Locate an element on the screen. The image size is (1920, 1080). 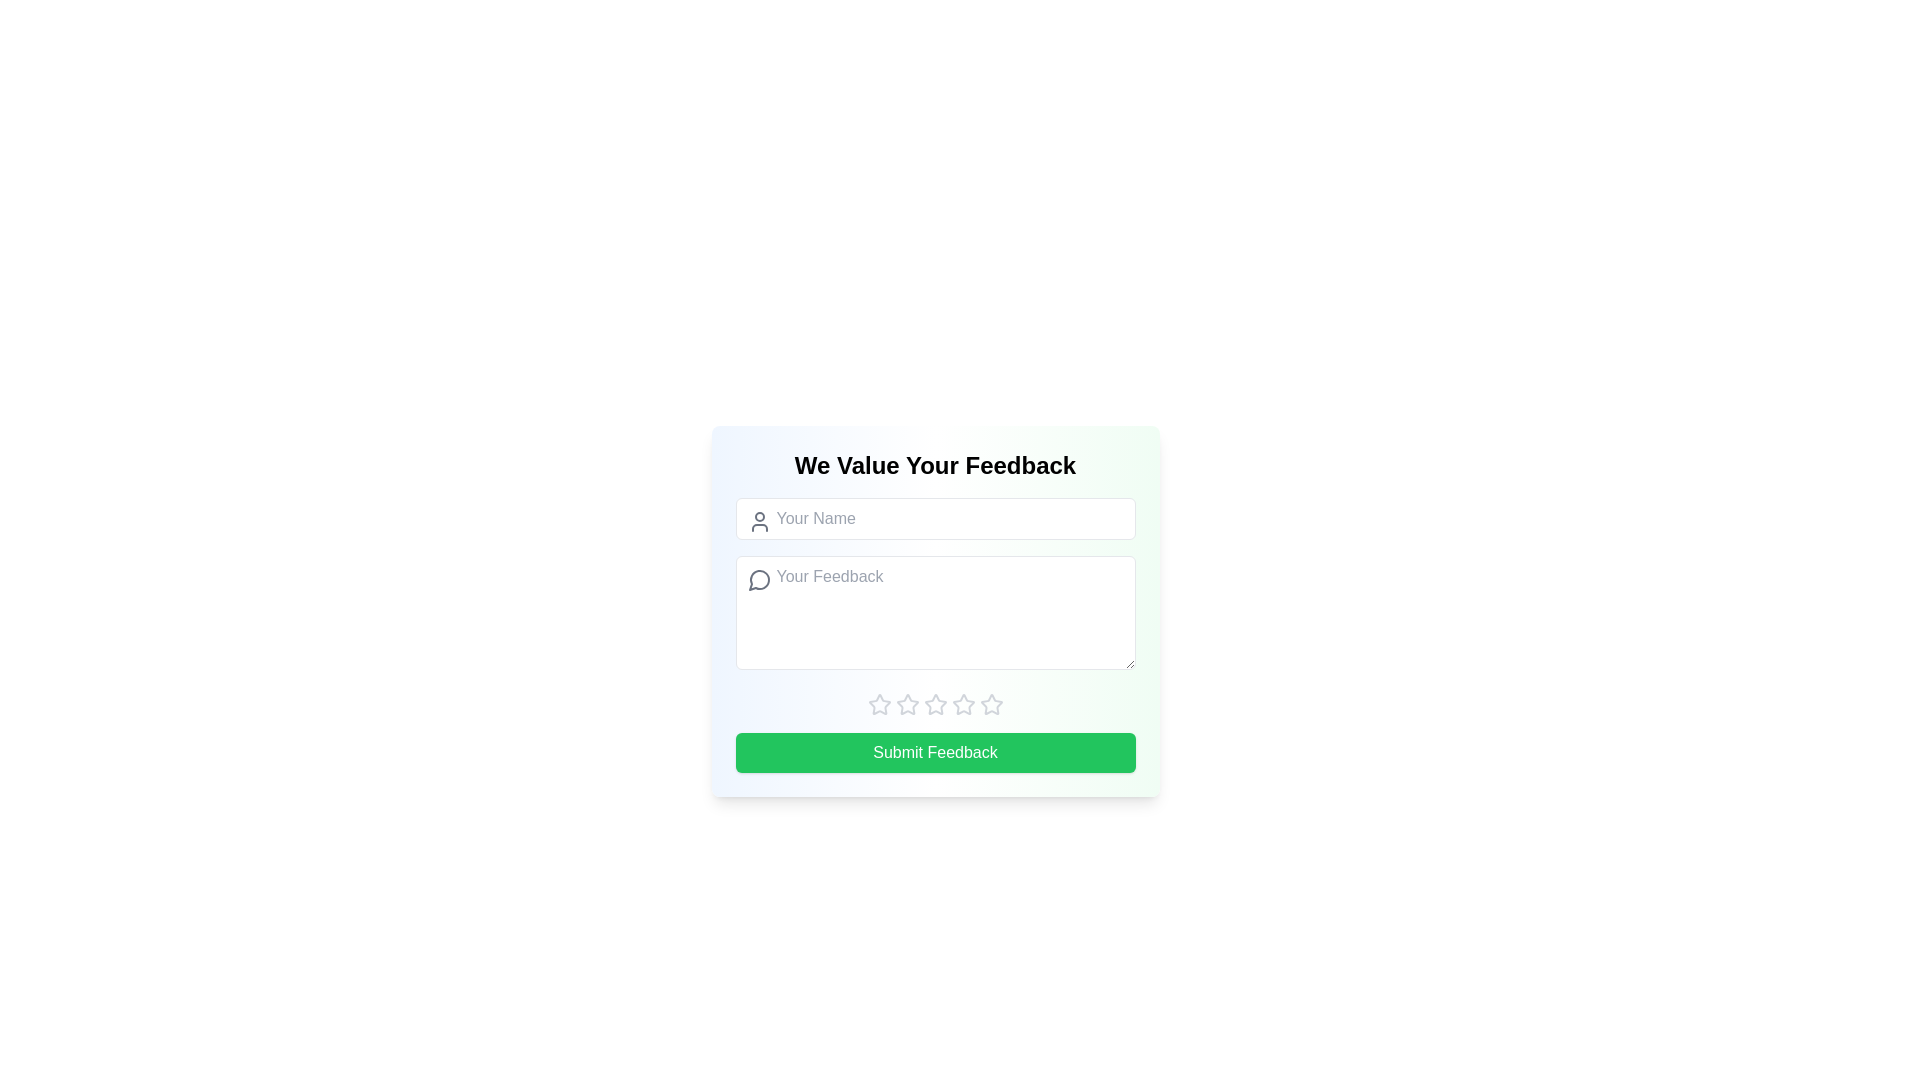
the sixth star icon in the rating star array below the 'Your Feedback' textarea is located at coordinates (991, 704).